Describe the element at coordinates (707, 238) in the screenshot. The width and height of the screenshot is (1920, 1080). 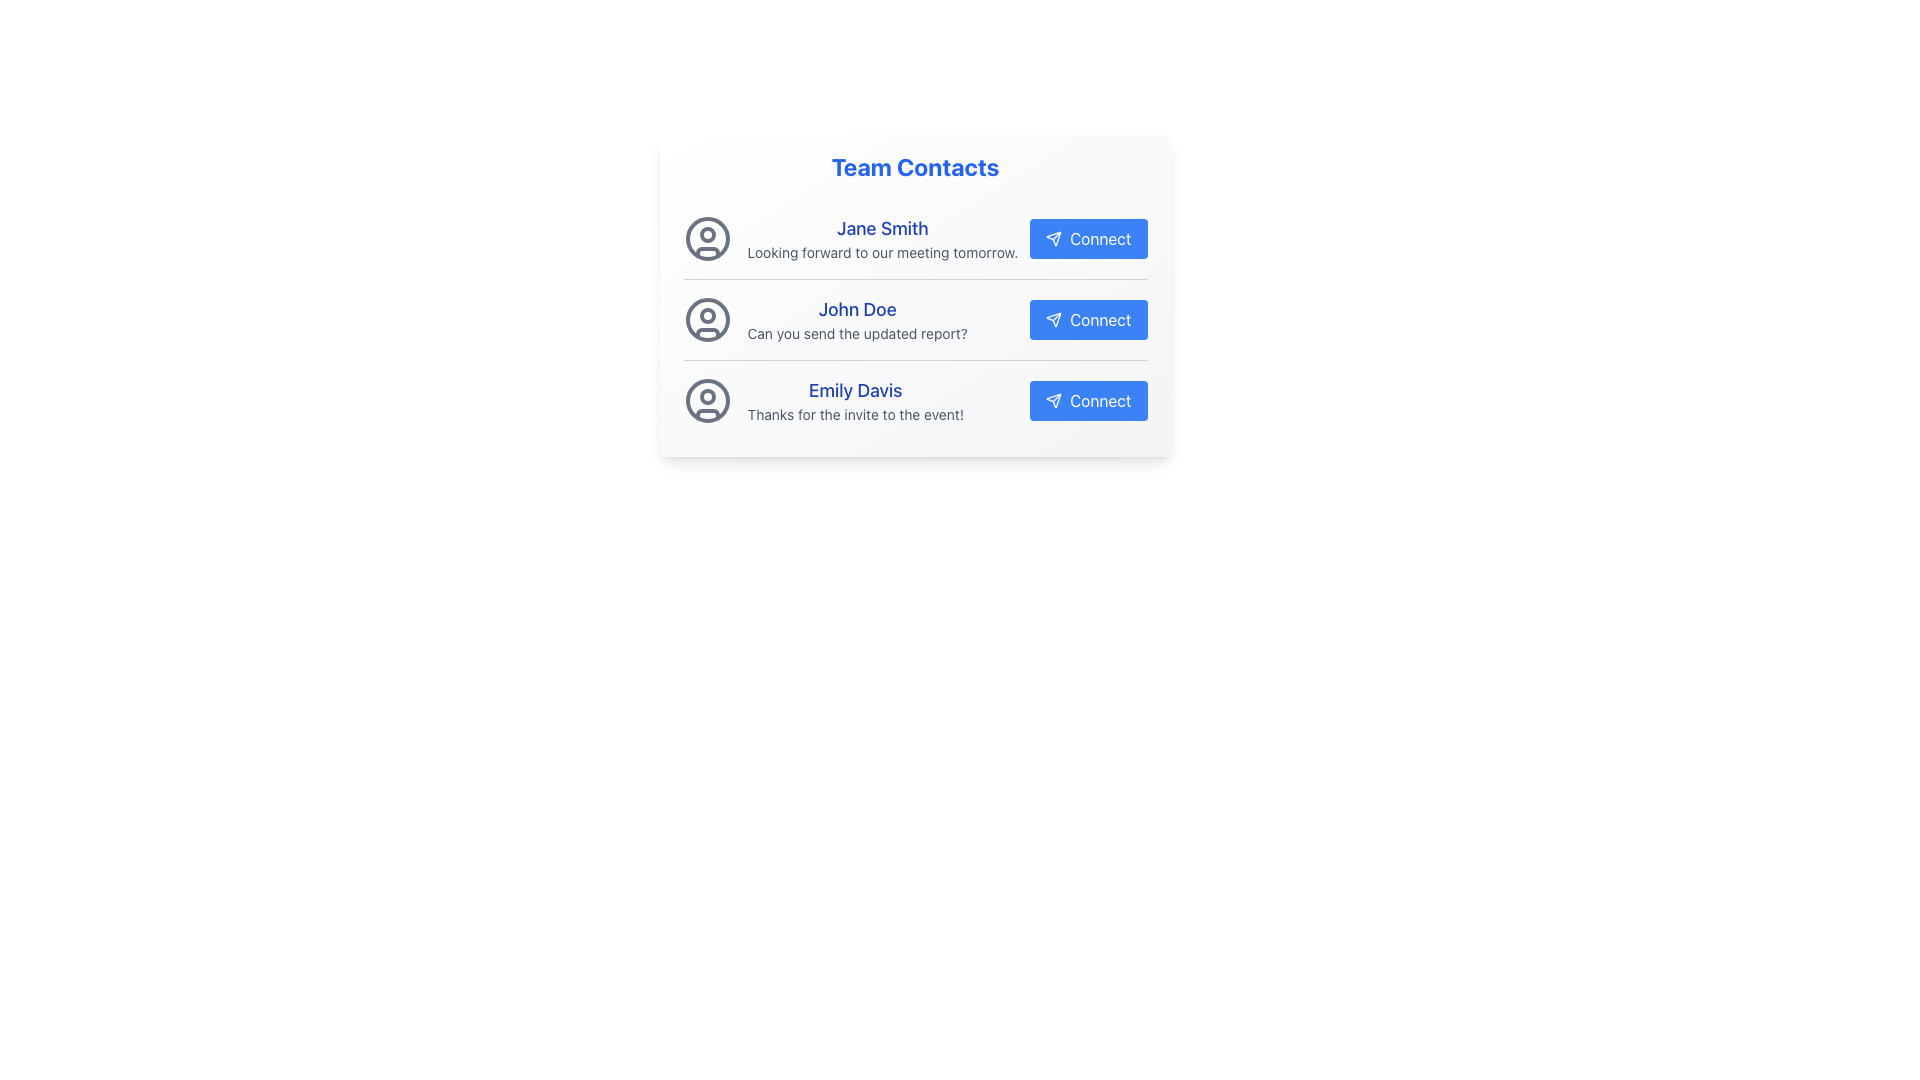
I see `the SVG circle element representing the user's presence in the profile display, located to the left of the text 'Jane Smith' in the 'Team Contacts' section` at that location.